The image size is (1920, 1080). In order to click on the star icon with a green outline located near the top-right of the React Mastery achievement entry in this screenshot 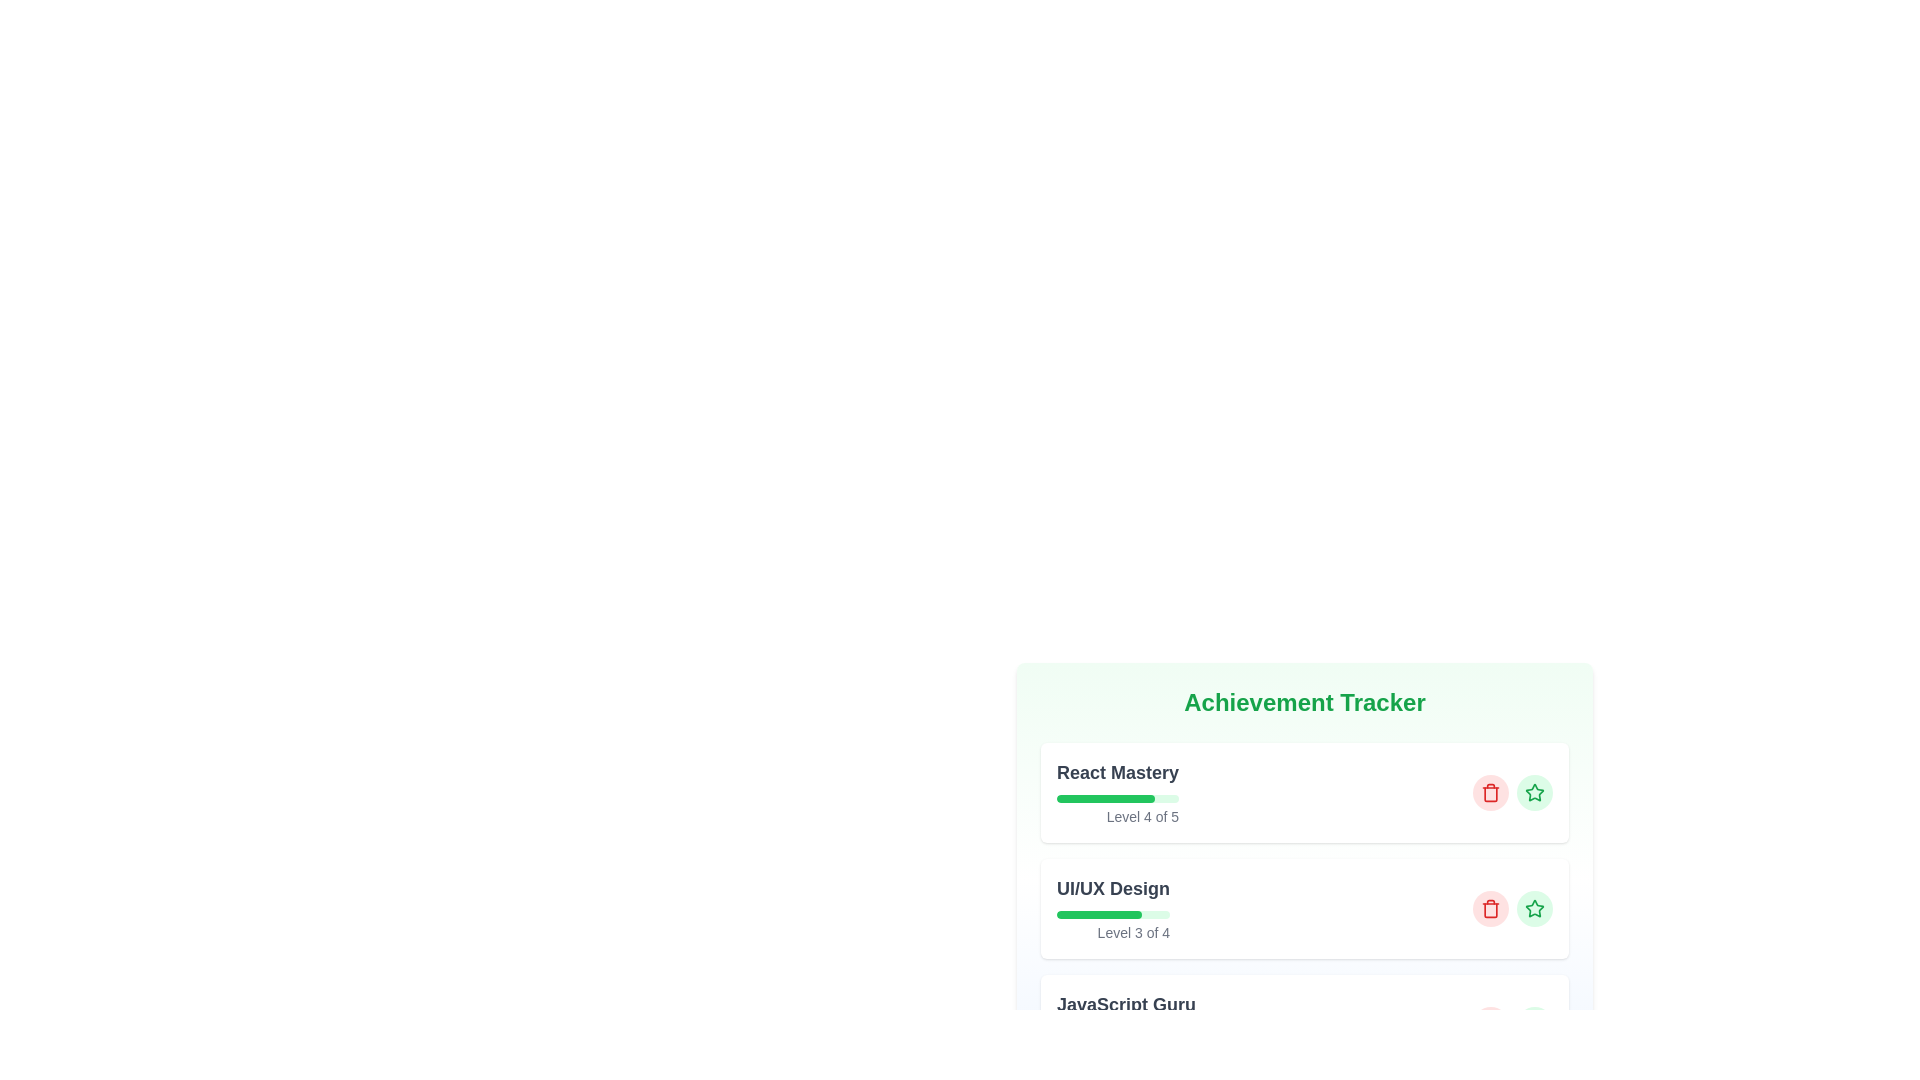, I will do `click(1534, 908)`.